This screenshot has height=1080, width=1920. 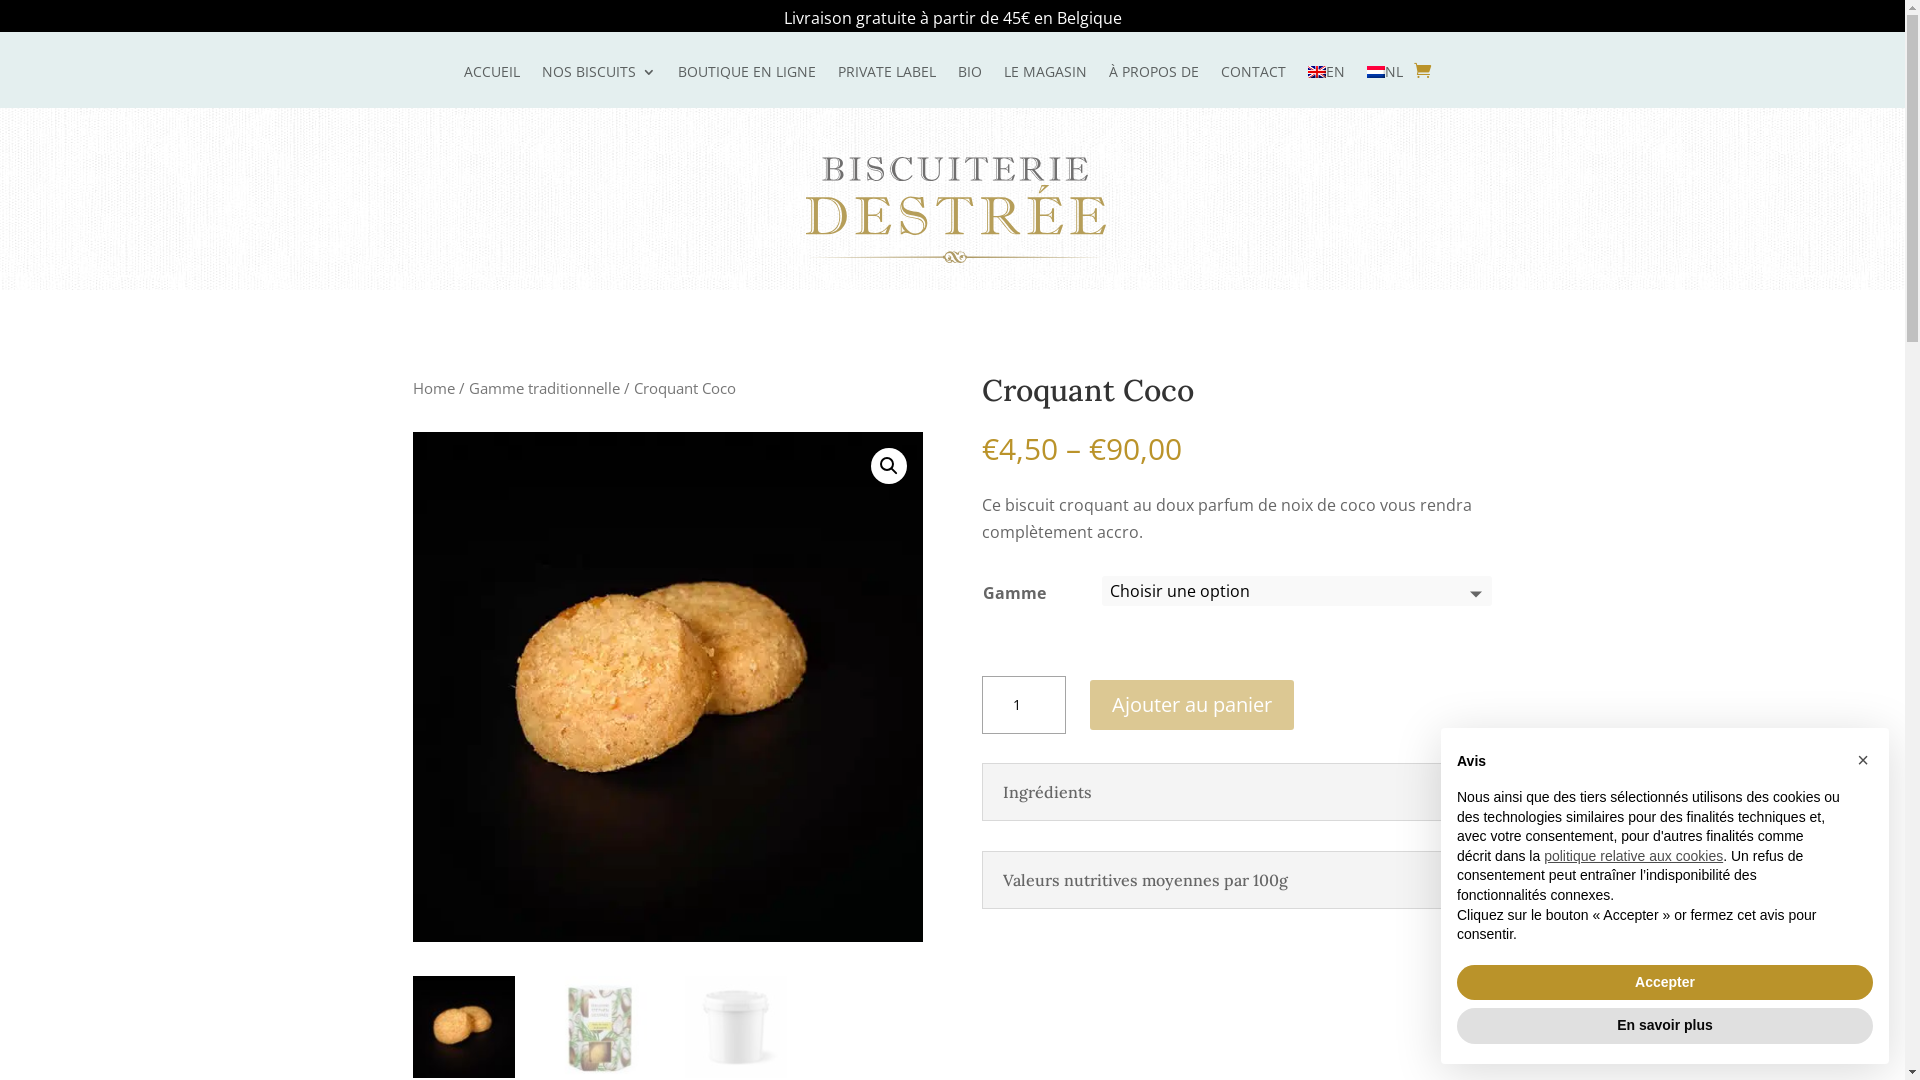 What do you see at coordinates (1191, 704) in the screenshot?
I see `'Ajouter au panier'` at bounding box center [1191, 704].